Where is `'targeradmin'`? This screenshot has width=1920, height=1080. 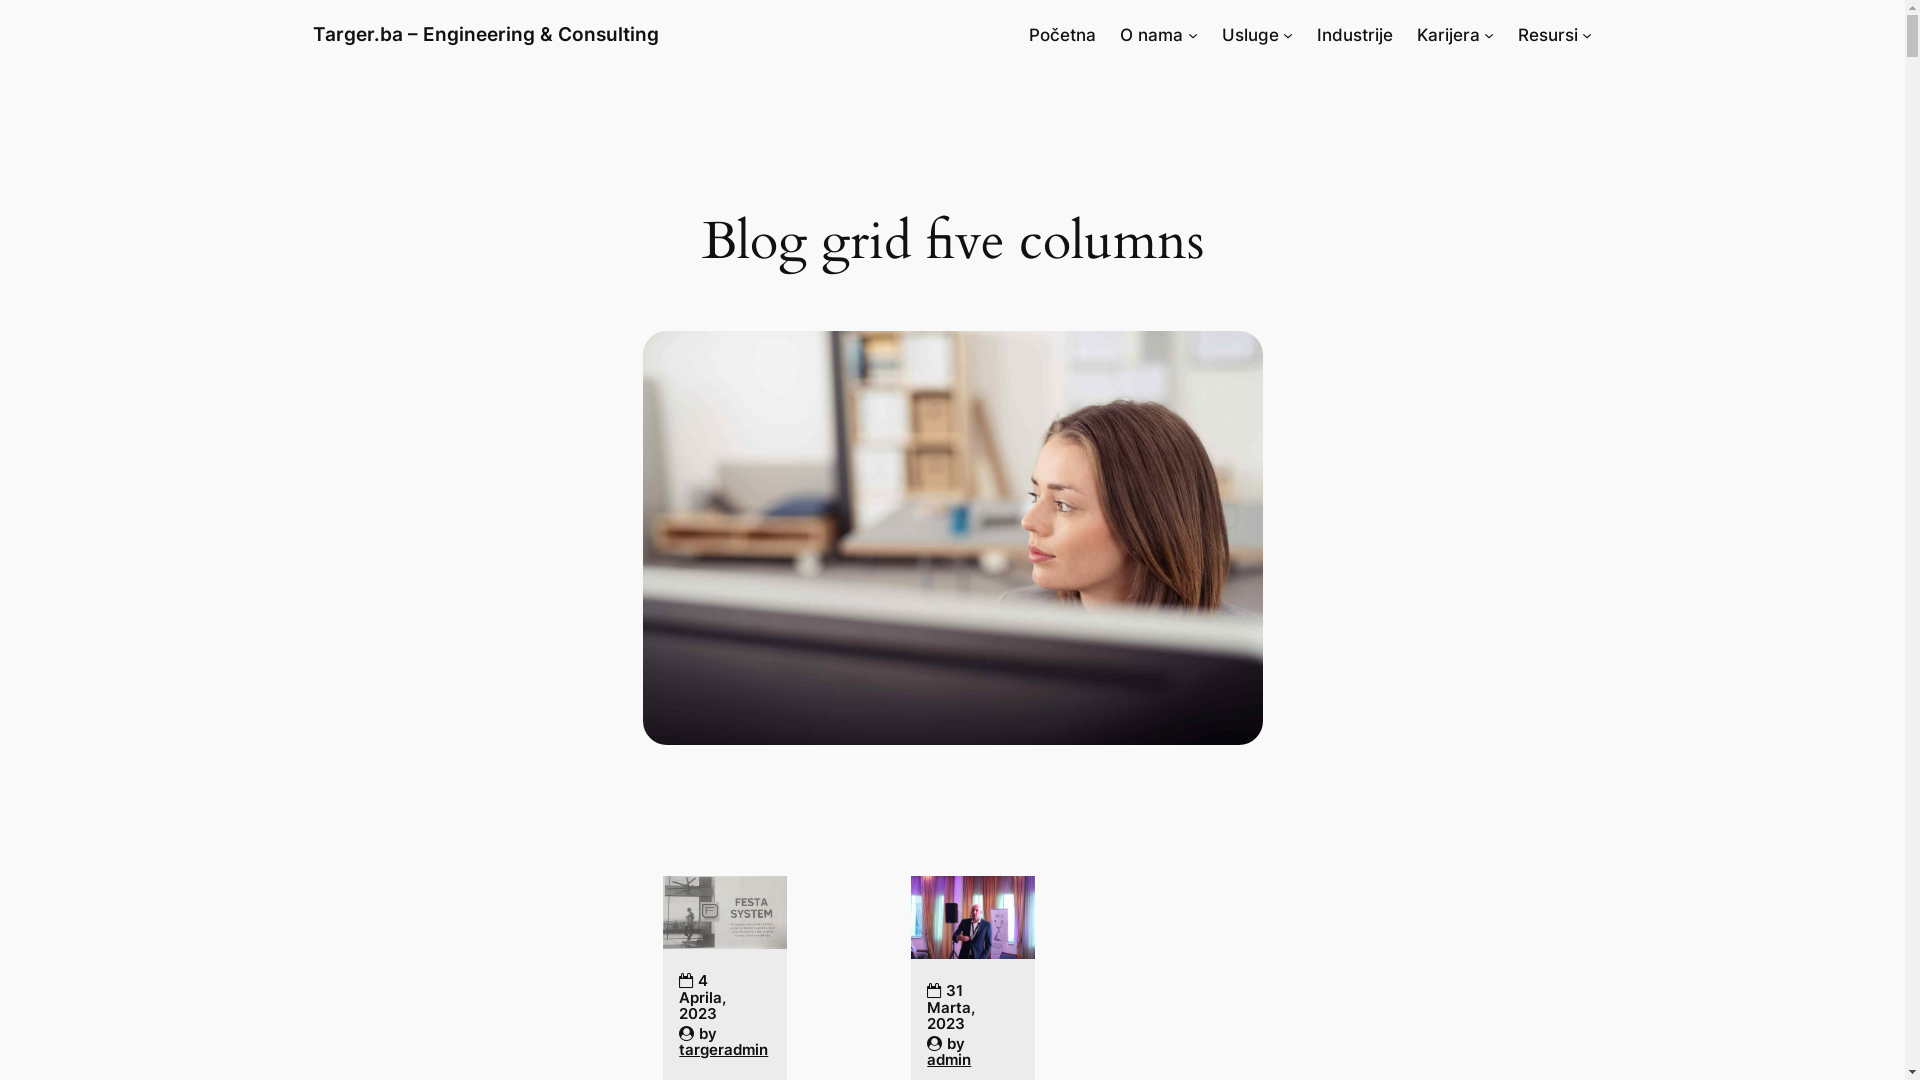 'targeradmin' is located at coordinates (722, 1048).